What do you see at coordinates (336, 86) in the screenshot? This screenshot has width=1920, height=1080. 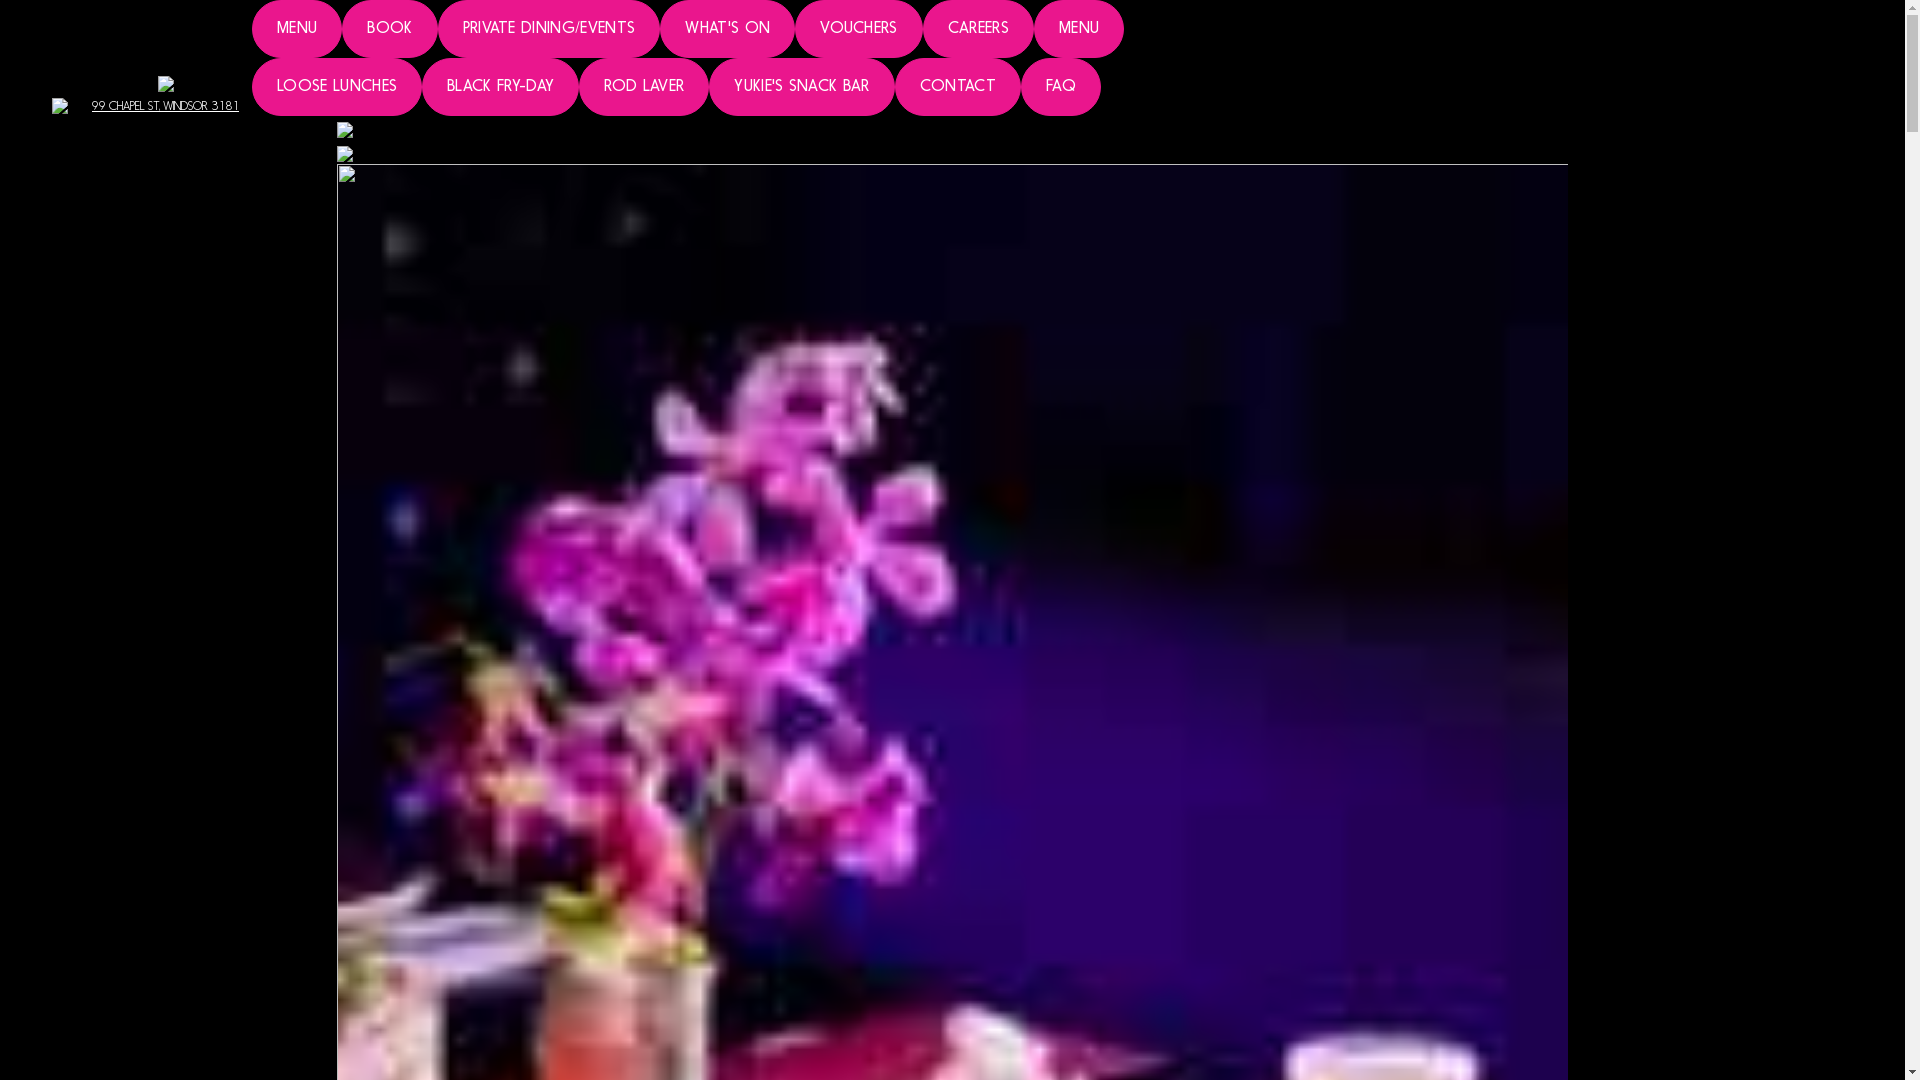 I see `'LOOSE LUNCHES'` at bounding box center [336, 86].